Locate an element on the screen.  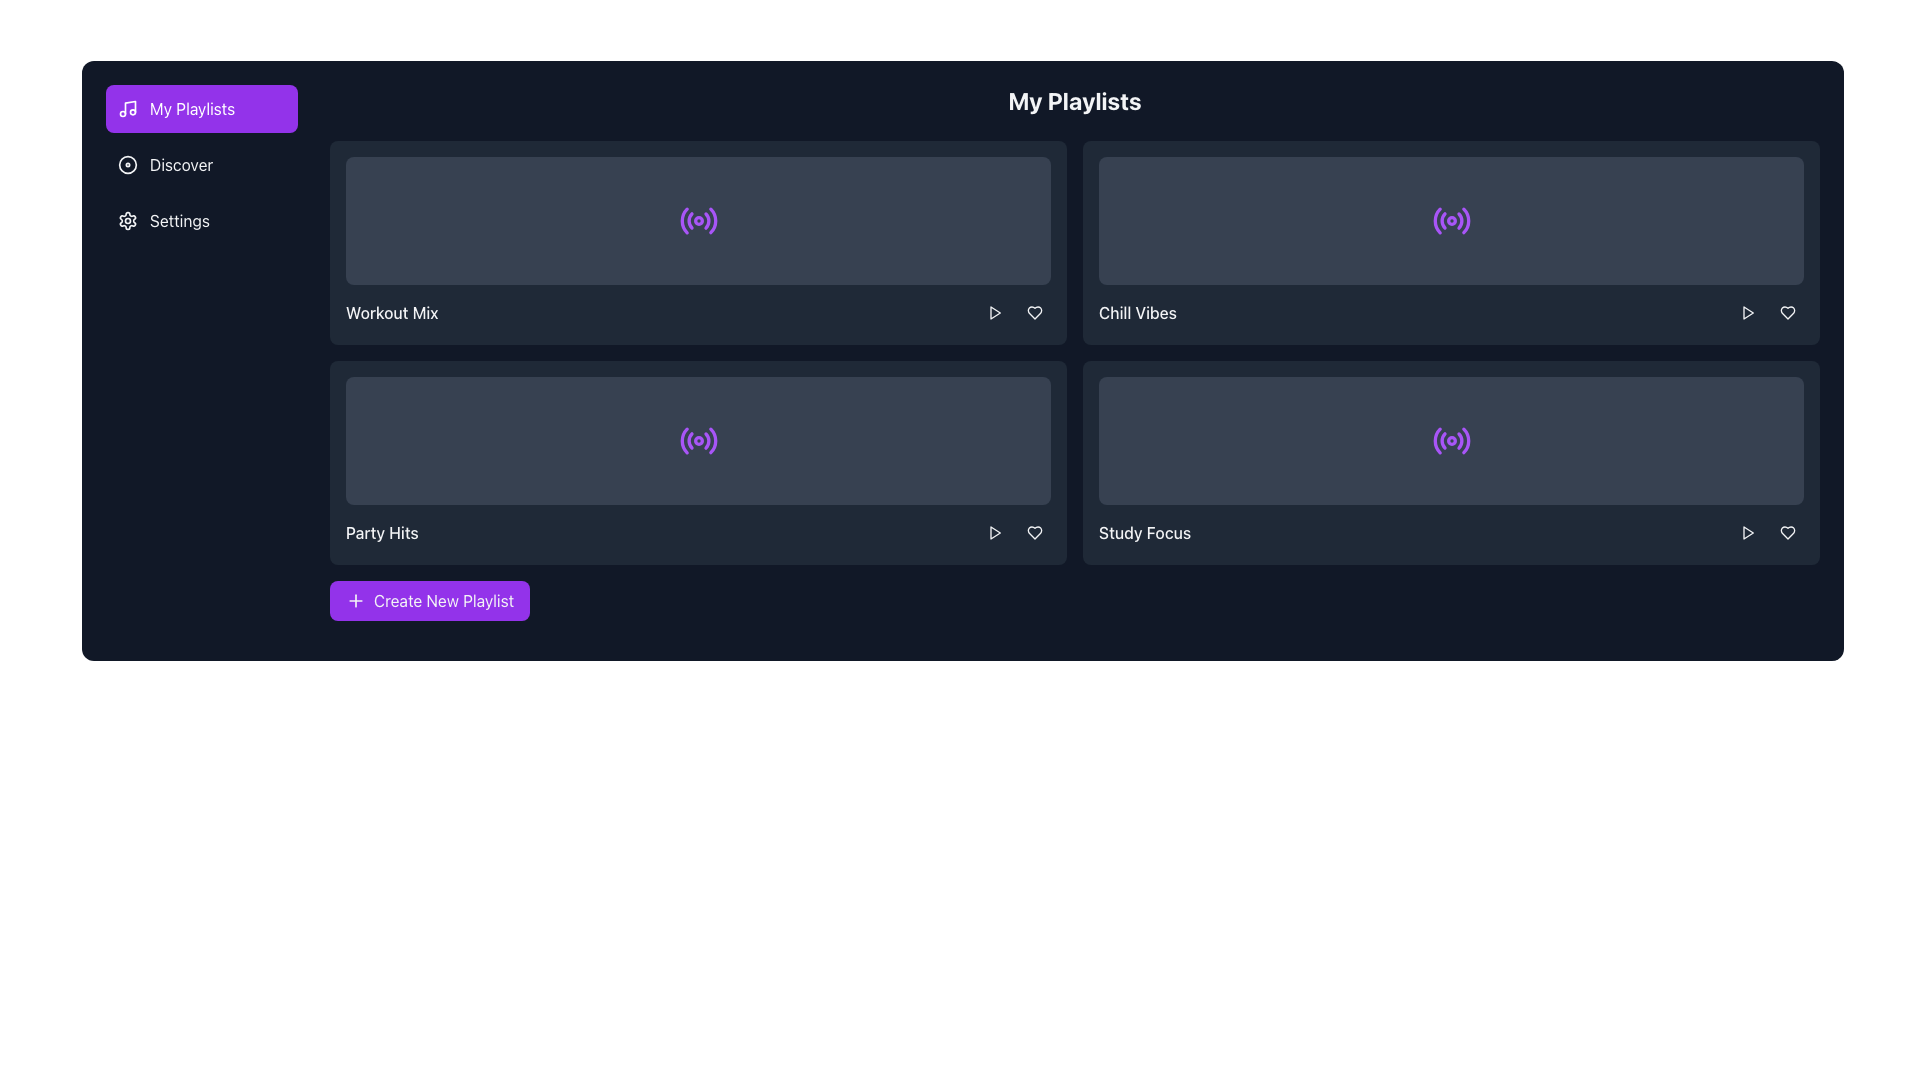
the 'Chill Vibes' playlist card located in the second column of the first row in the 'My Playlists' section is located at coordinates (1451, 220).